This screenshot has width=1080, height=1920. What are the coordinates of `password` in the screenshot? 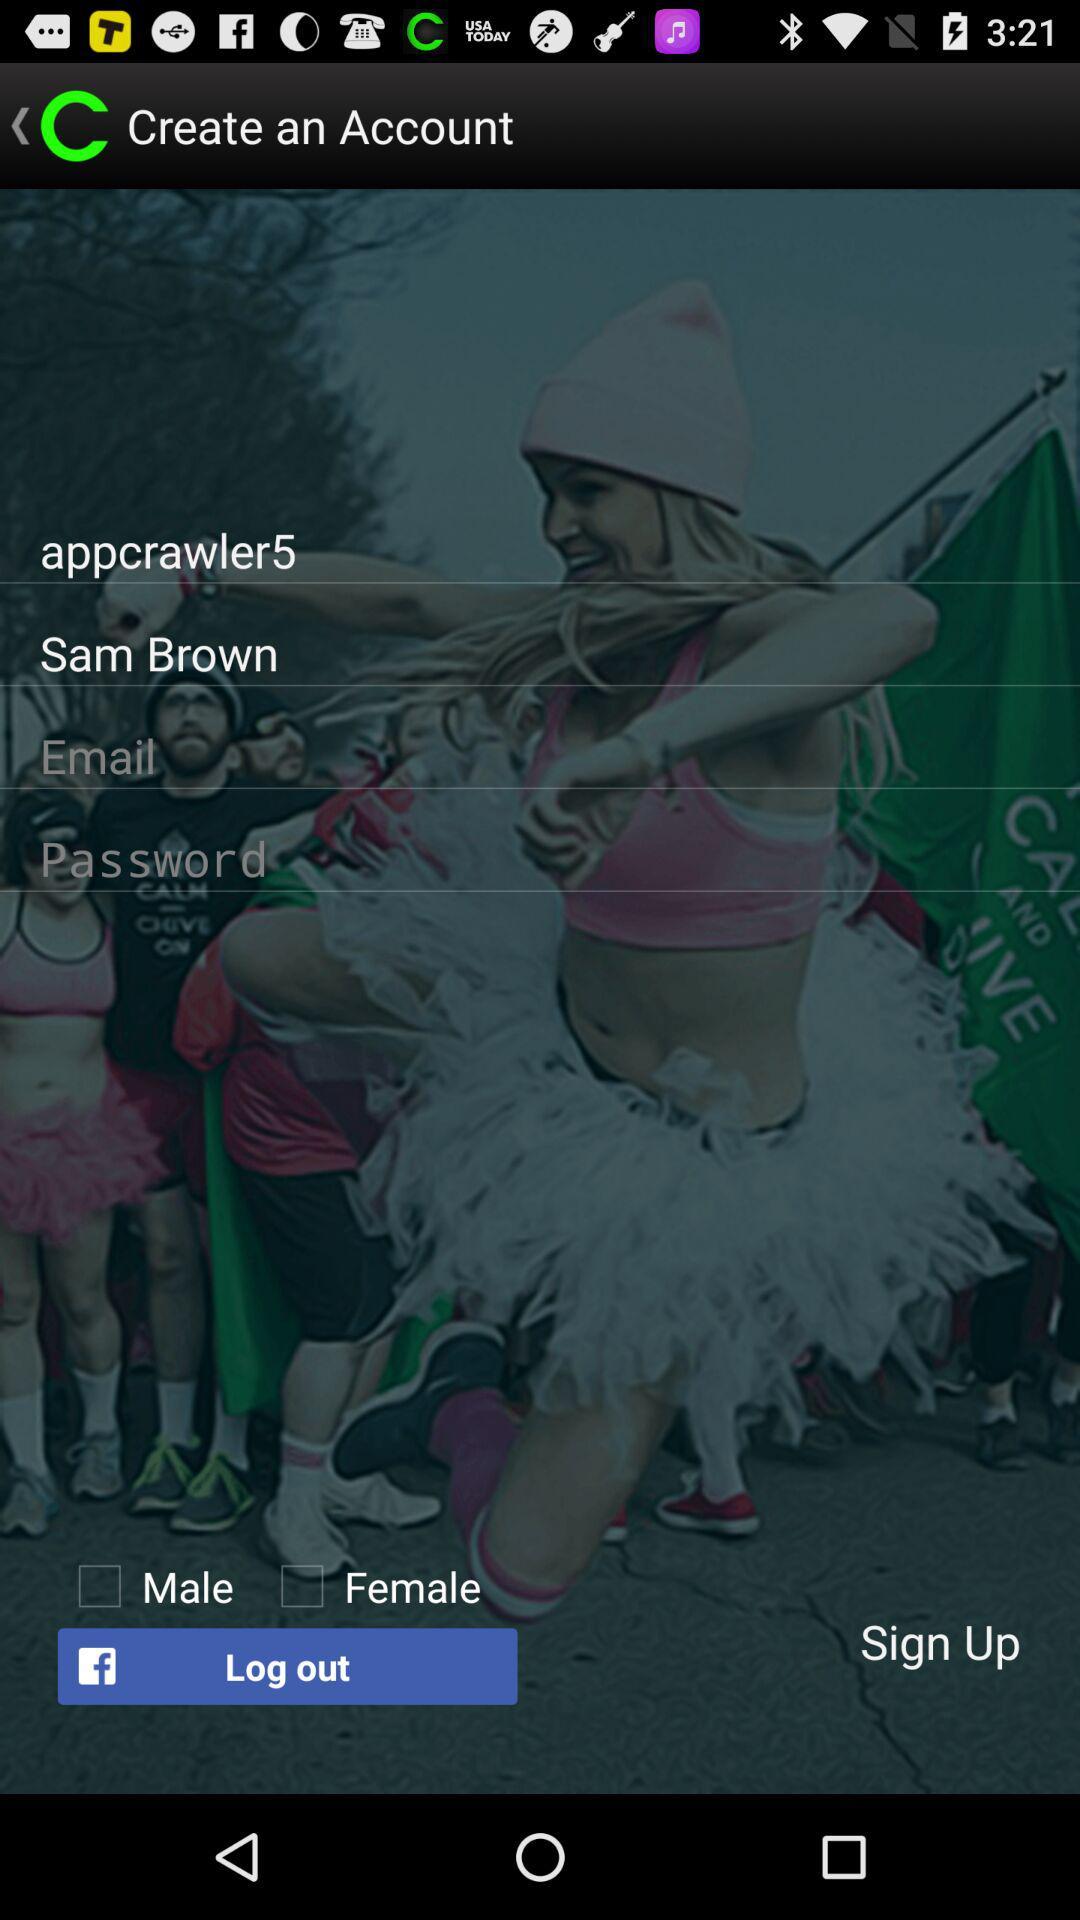 It's located at (540, 858).